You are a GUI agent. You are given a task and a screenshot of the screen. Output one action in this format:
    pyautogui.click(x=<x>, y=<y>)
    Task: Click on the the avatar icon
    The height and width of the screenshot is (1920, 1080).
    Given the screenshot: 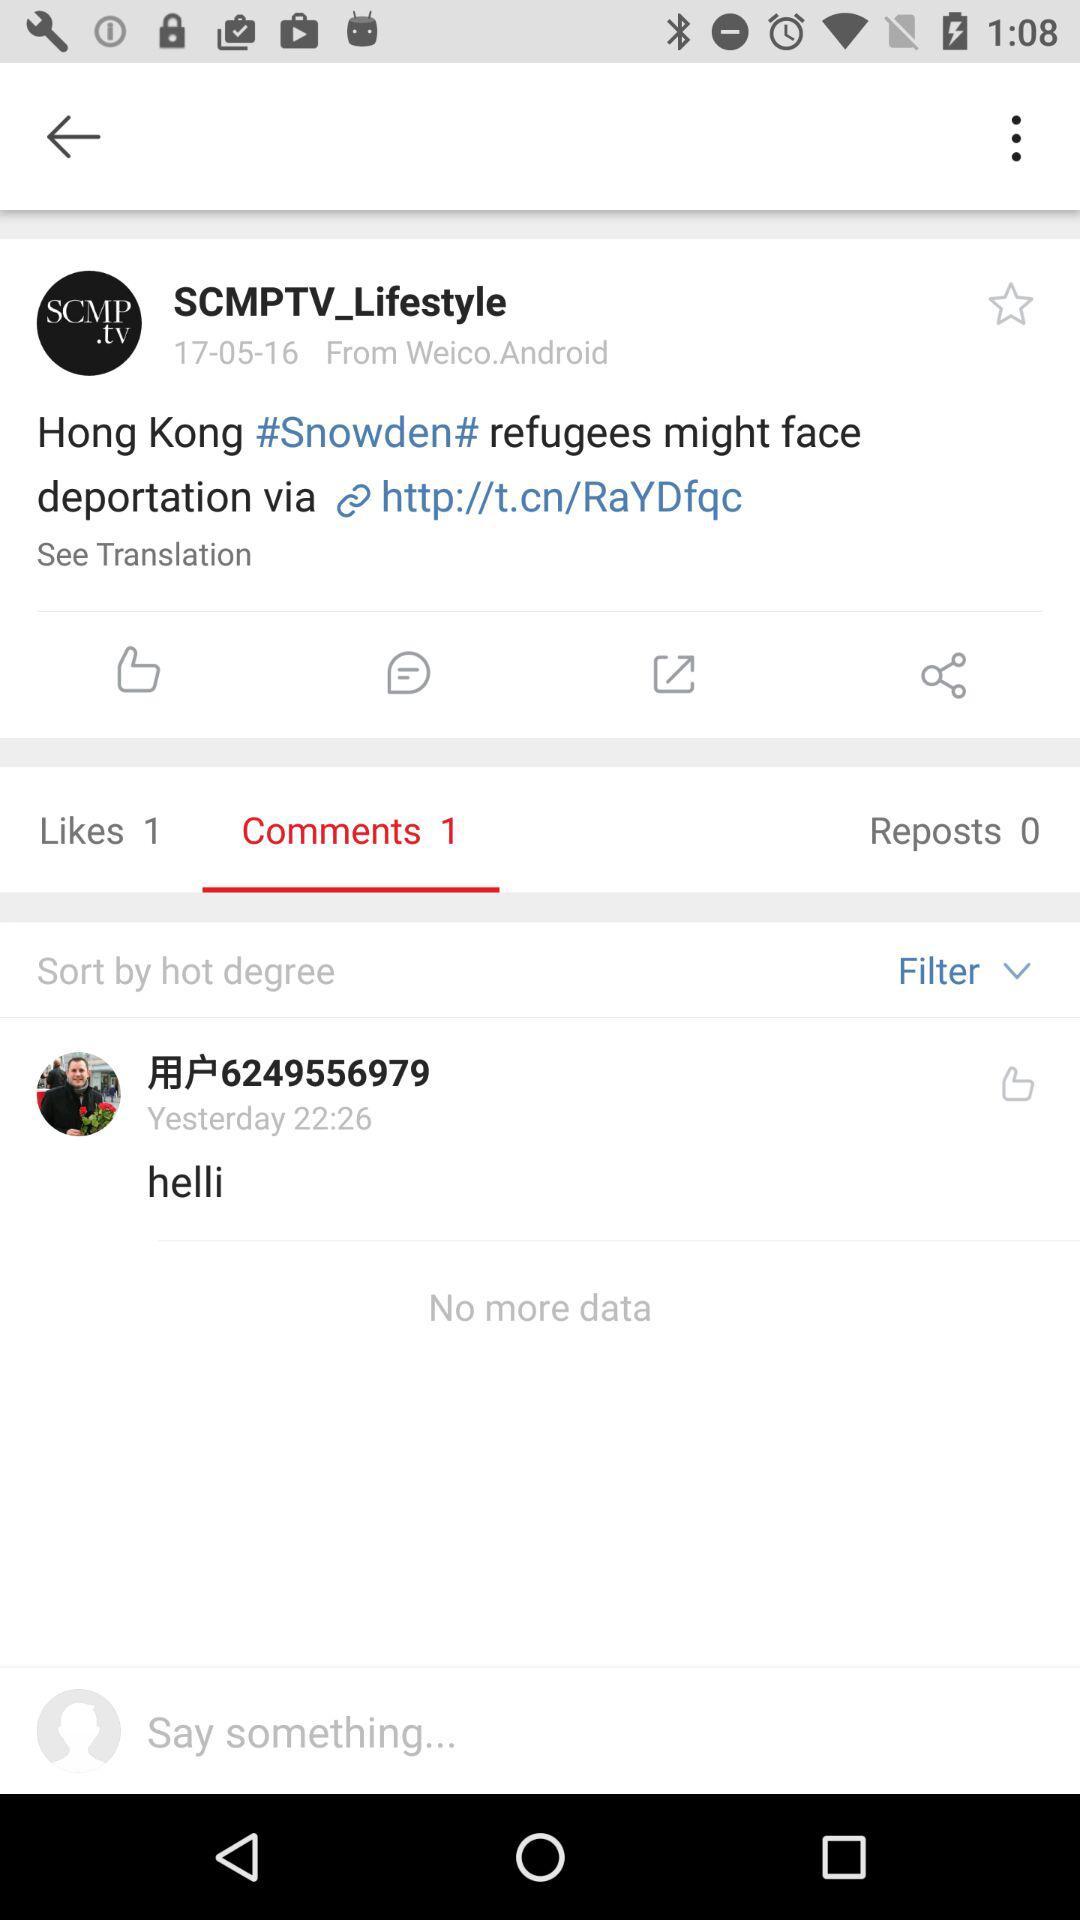 What is the action you would take?
    pyautogui.click(x=88, y=323)
    